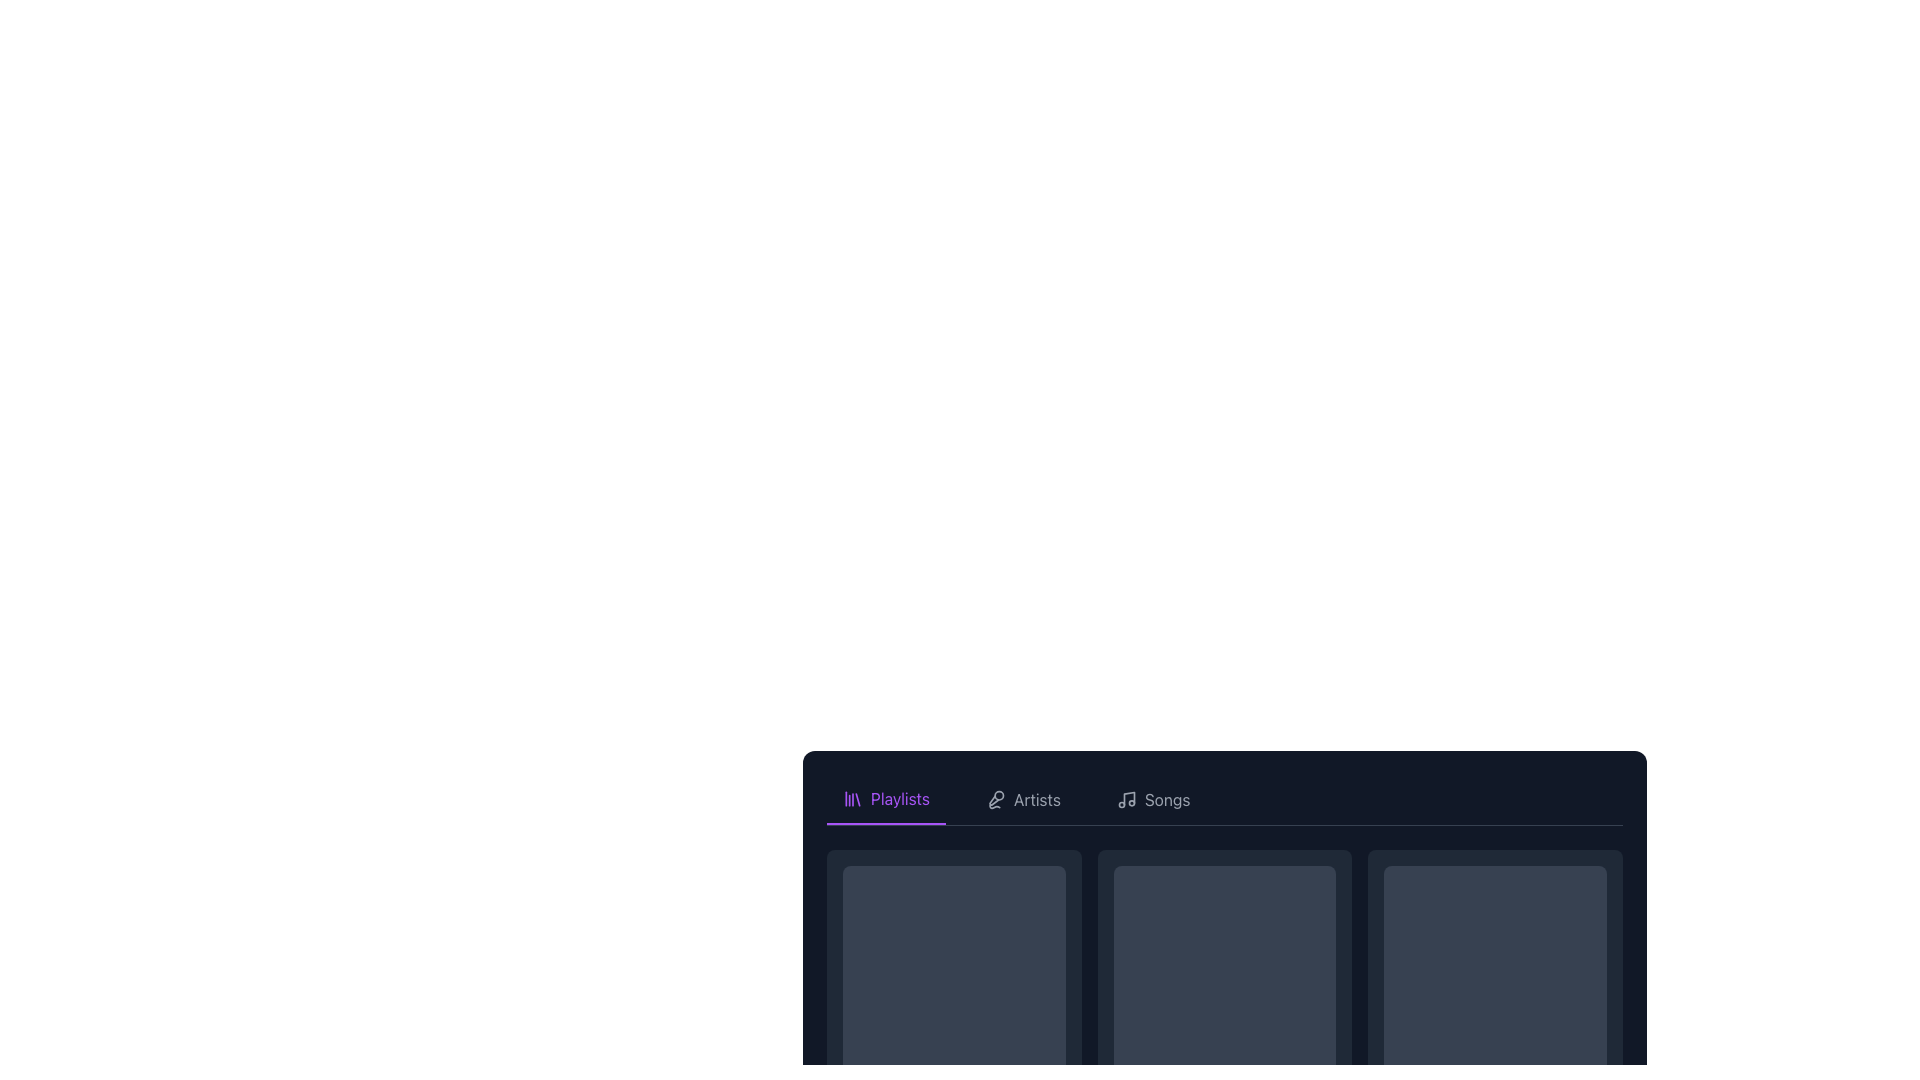 The height and width of the screenshot is (1080, 1920). Describe the element at coordinates (1023, 798) in the screenshot. I see `the 'Artists' navigation tab, which is the second tab from the left in the horizontal navigation bar` at that location.